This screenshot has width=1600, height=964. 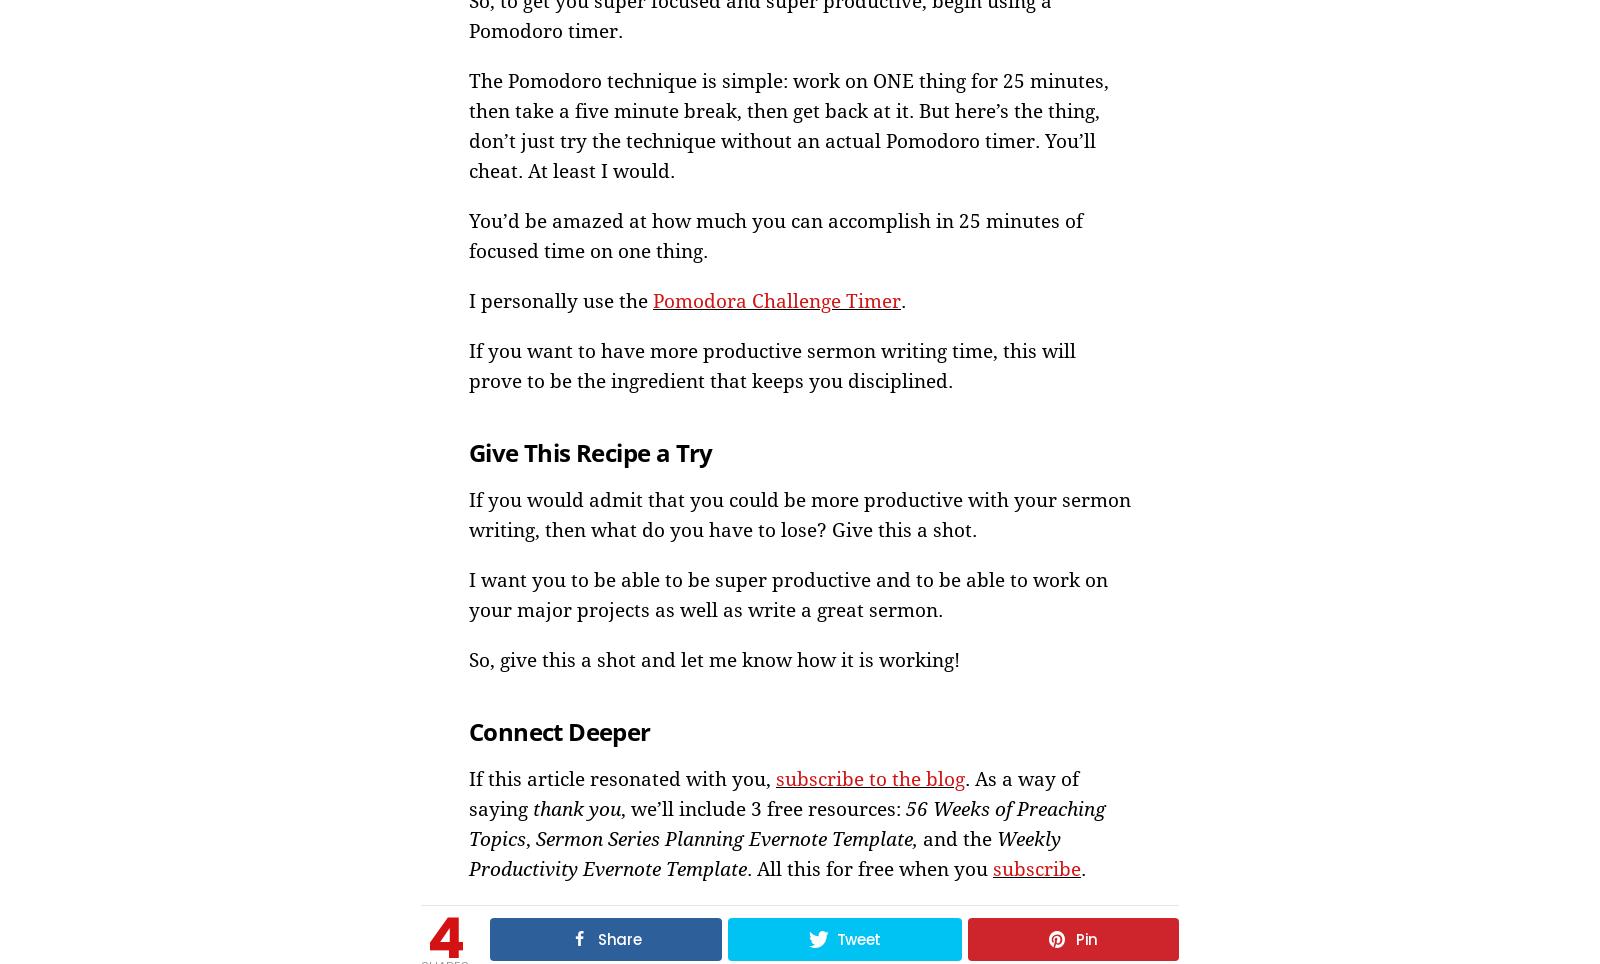 I want to click on ', we’ll include 3 free resources:', so click(x=763, y=807).